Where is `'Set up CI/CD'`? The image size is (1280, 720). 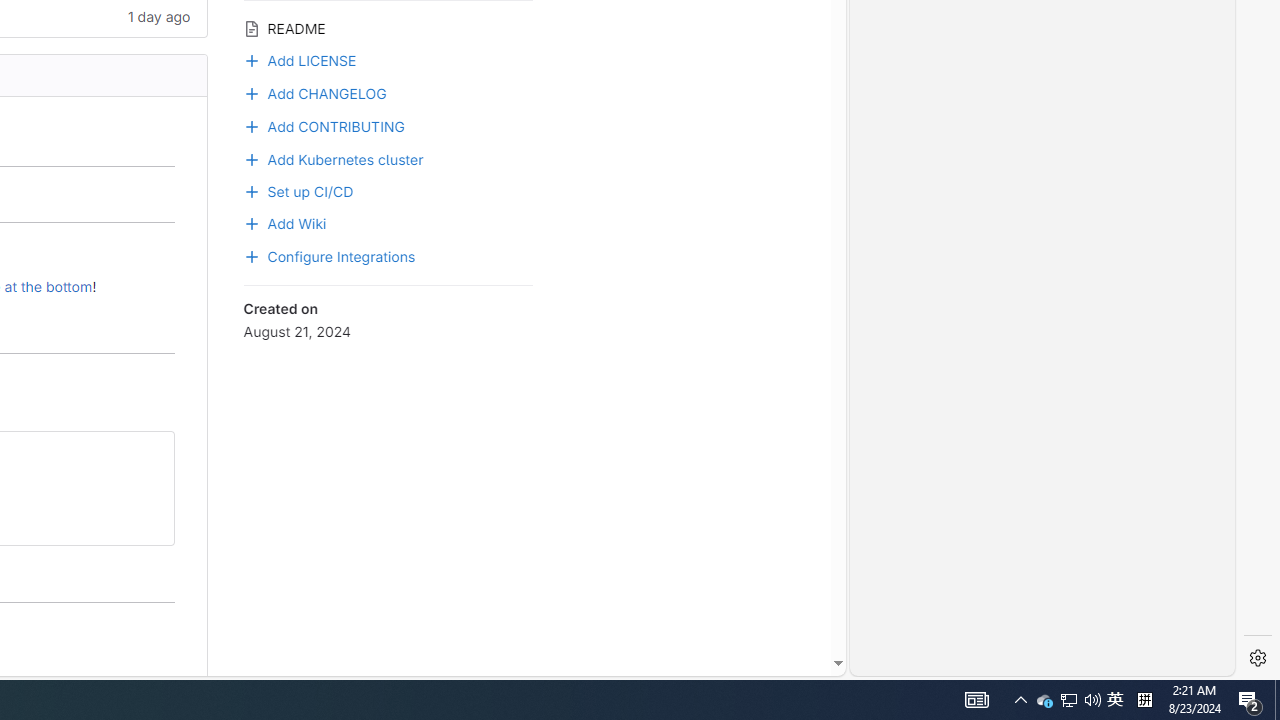
'Set up CI/CD' is located at coordinates (297, 189).